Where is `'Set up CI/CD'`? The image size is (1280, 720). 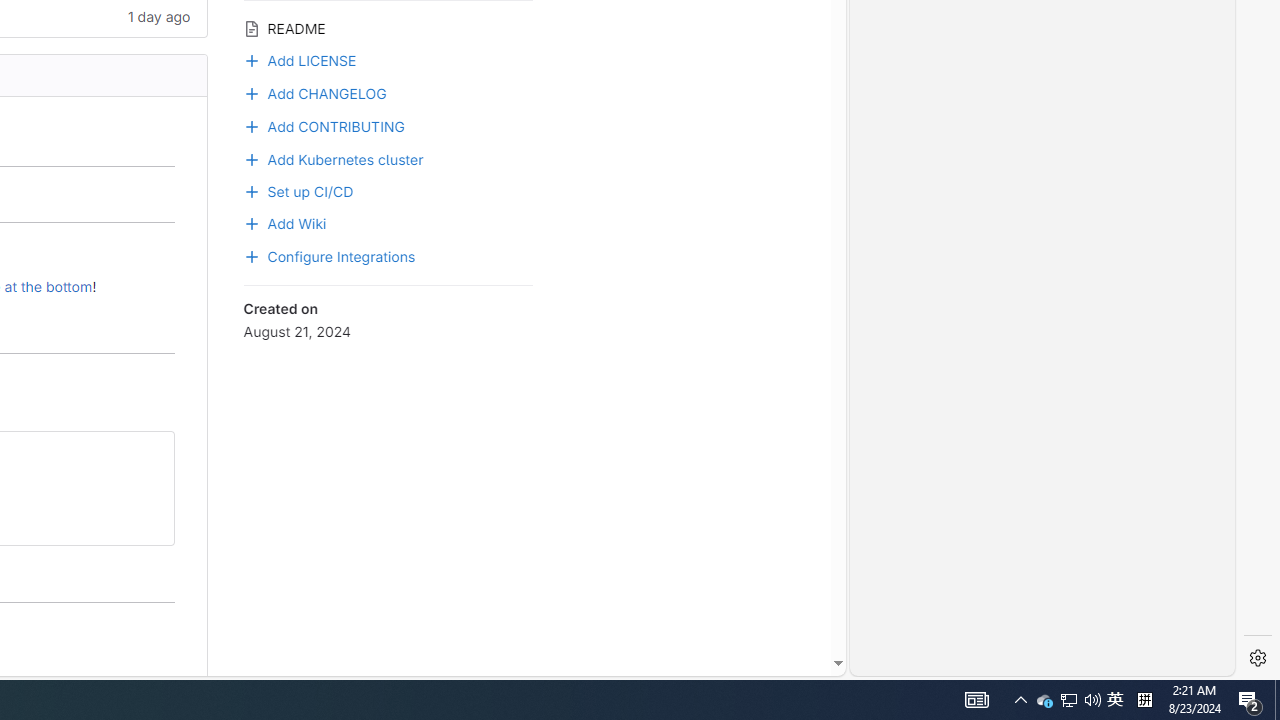
'Set up CI/CD' is located at coordinates (297, 189).